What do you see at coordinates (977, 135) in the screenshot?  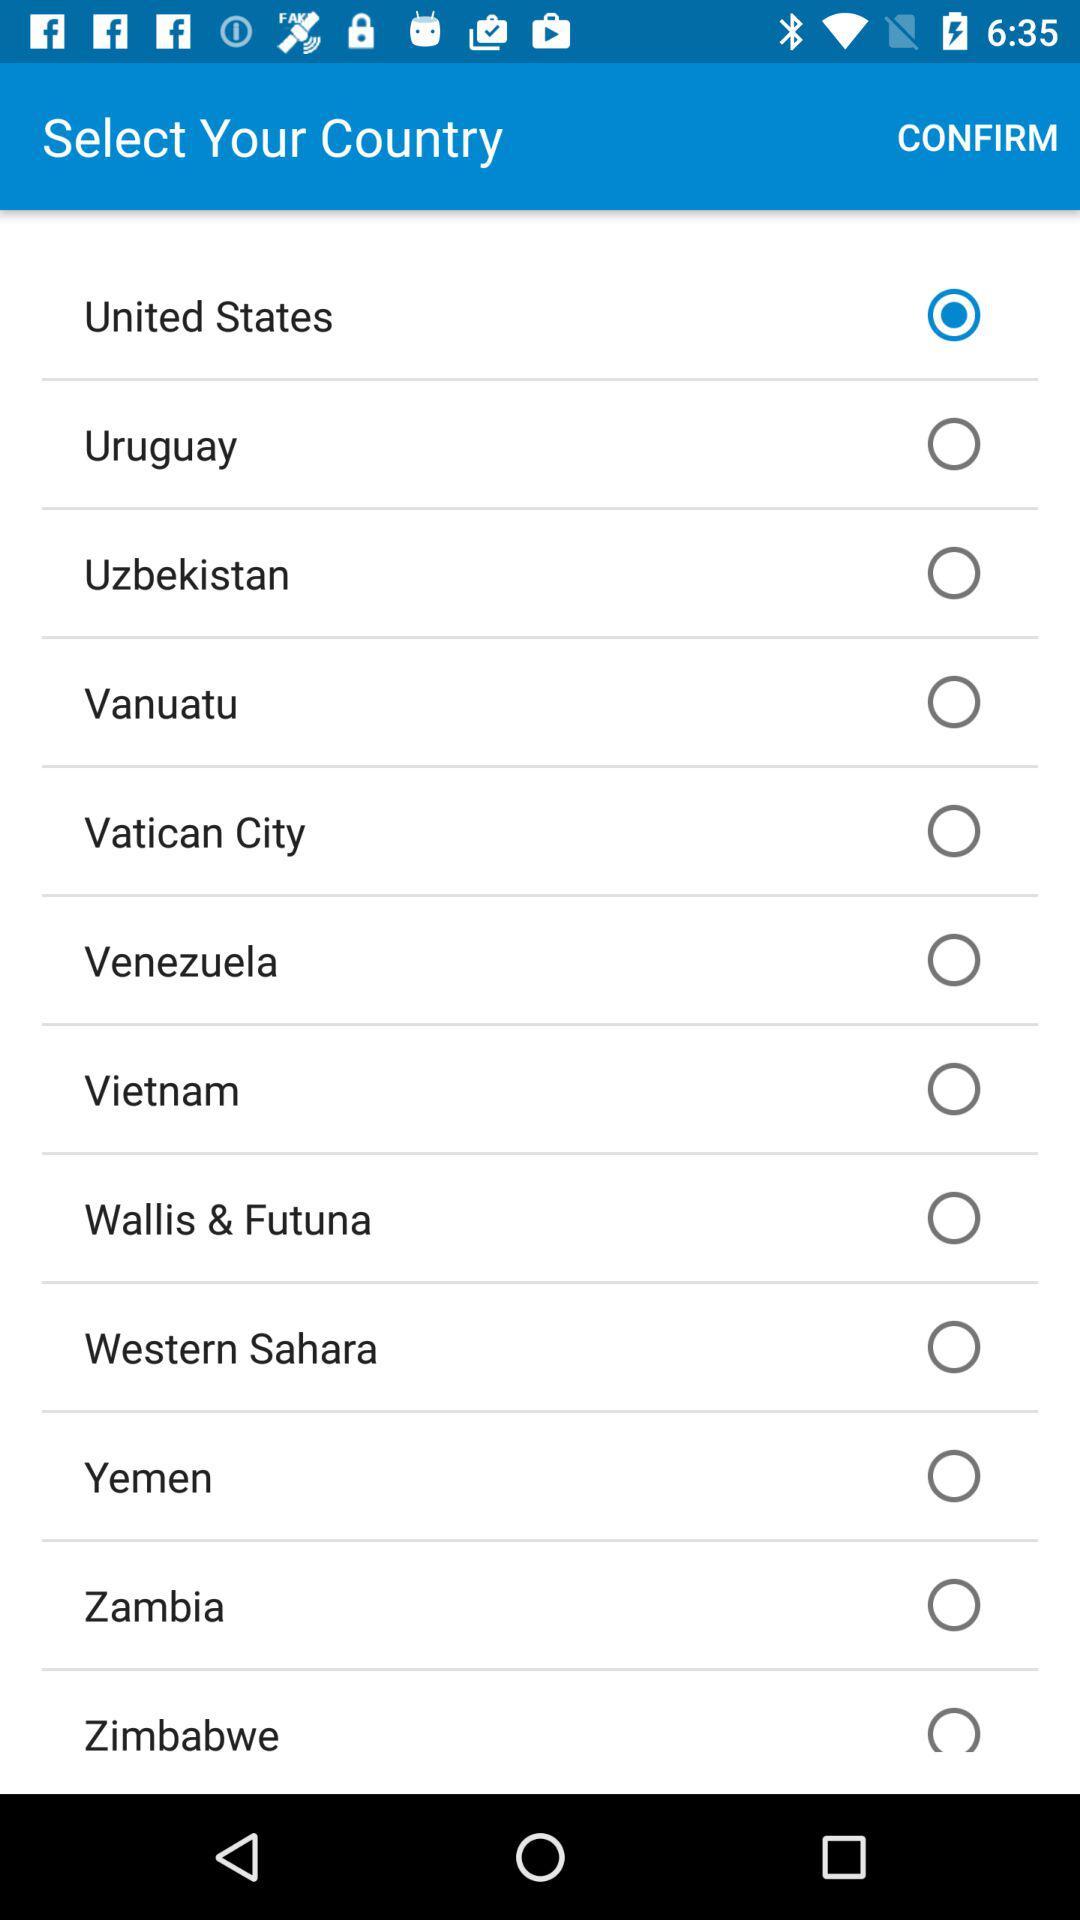 I see `item next to the select your country item` at bounding box center [977, 135].